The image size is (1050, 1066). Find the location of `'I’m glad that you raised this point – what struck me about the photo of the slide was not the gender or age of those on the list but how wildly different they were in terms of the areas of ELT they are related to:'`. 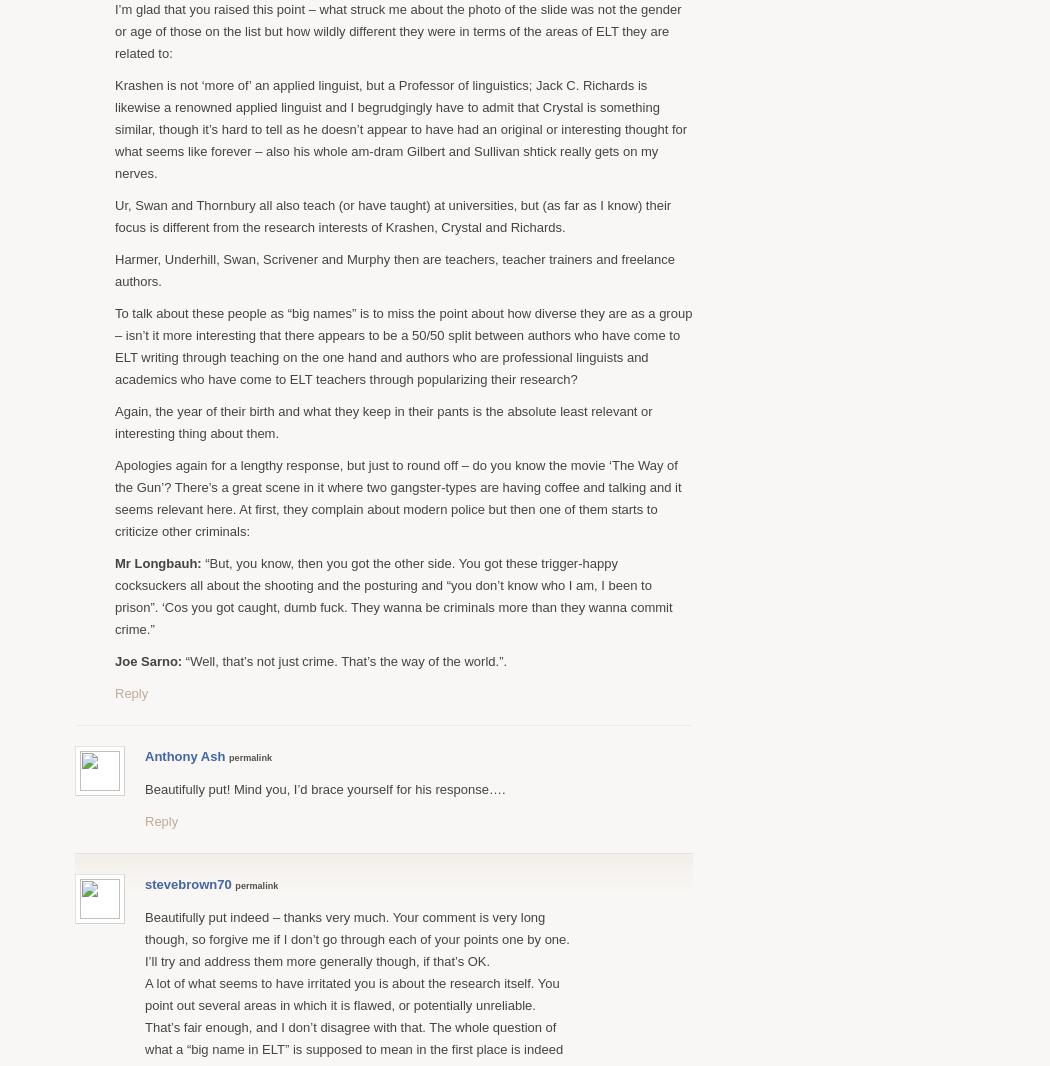

'I’m glad that you raised this point – what struck me about the photo of the slide was not the gender or age of those on the list but how wildly different they were in terms of the areas of ELT they are related to:' is located at coordinates (113, 29).